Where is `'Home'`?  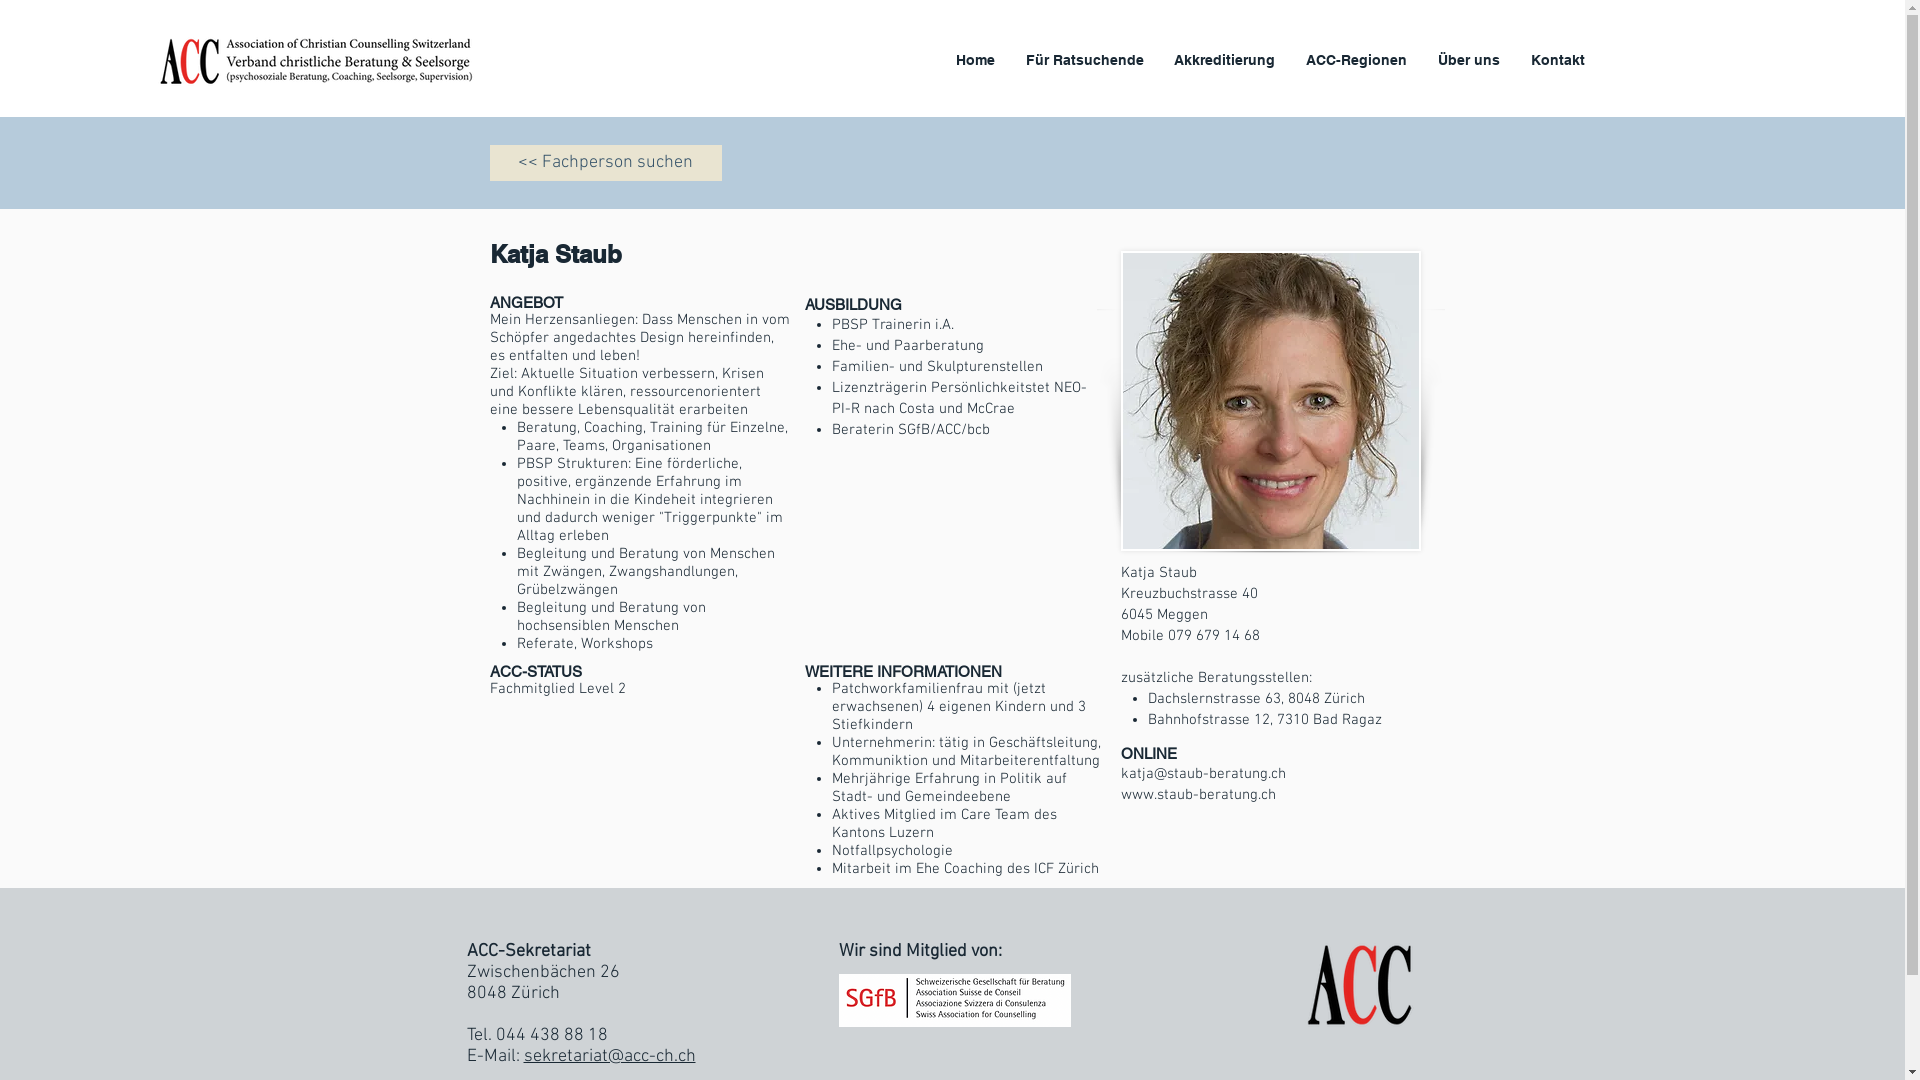 'Home' is located at coordinates (975, 59).